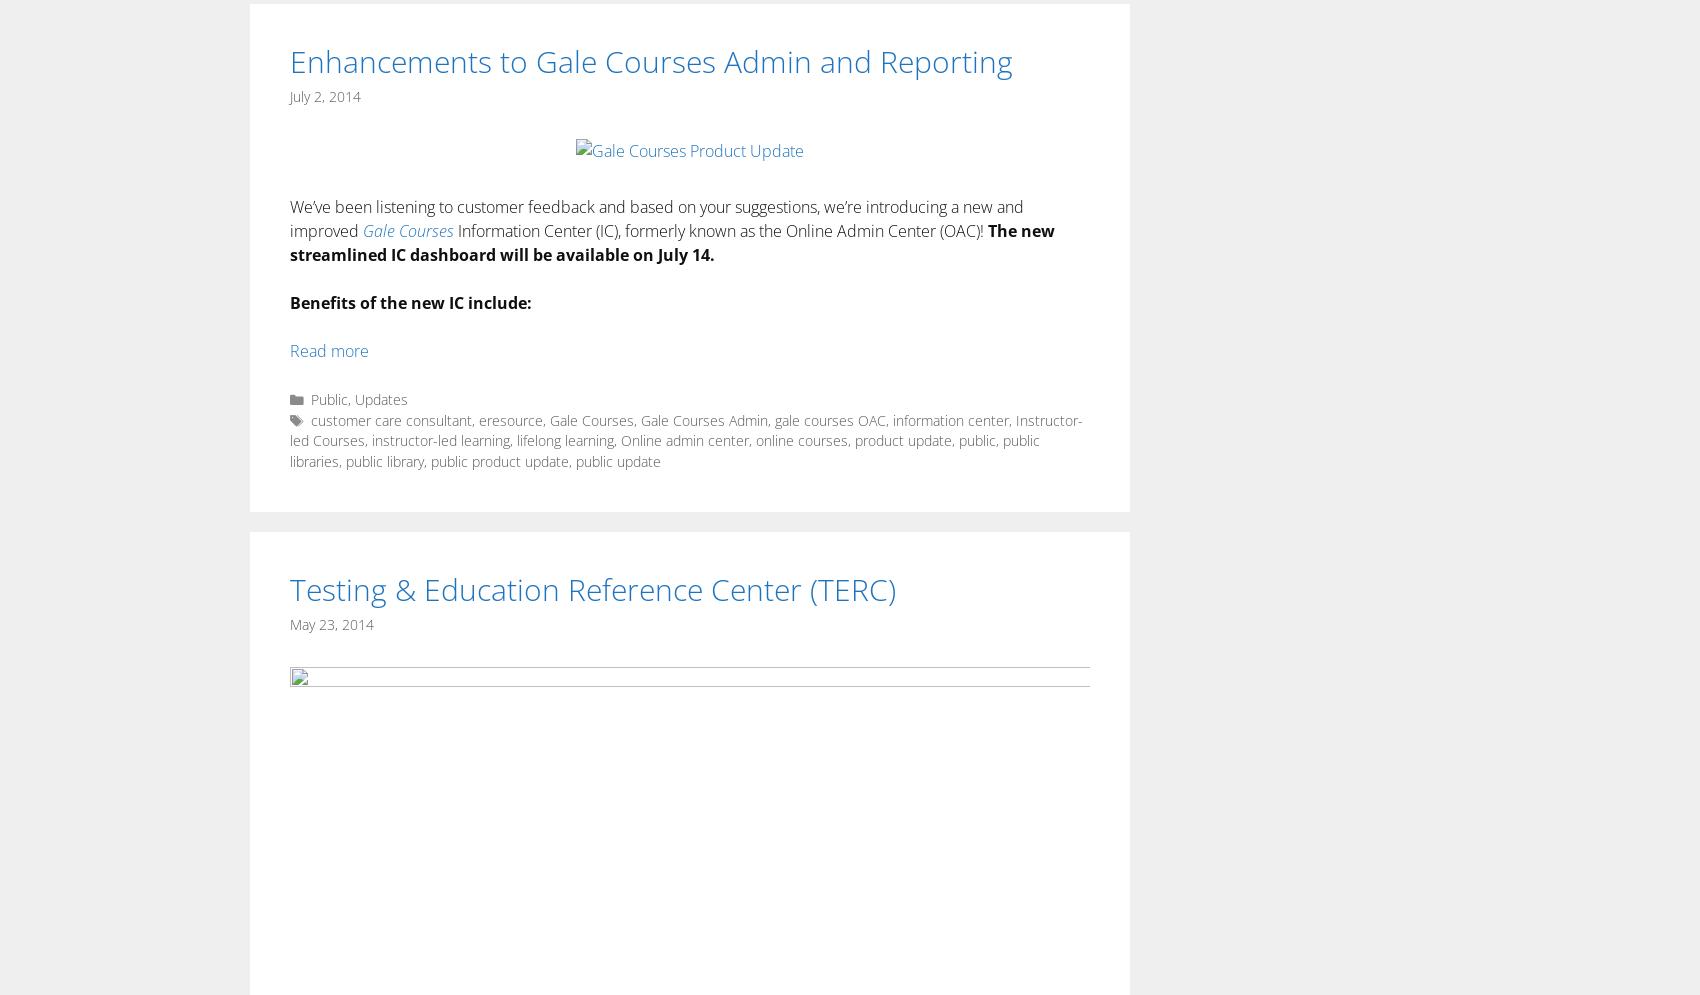 The height and width of the screenshot is (995, 1700). I want to click on 'Enhancements to Gale Courses Admin and Reporting', so click(651, 59).